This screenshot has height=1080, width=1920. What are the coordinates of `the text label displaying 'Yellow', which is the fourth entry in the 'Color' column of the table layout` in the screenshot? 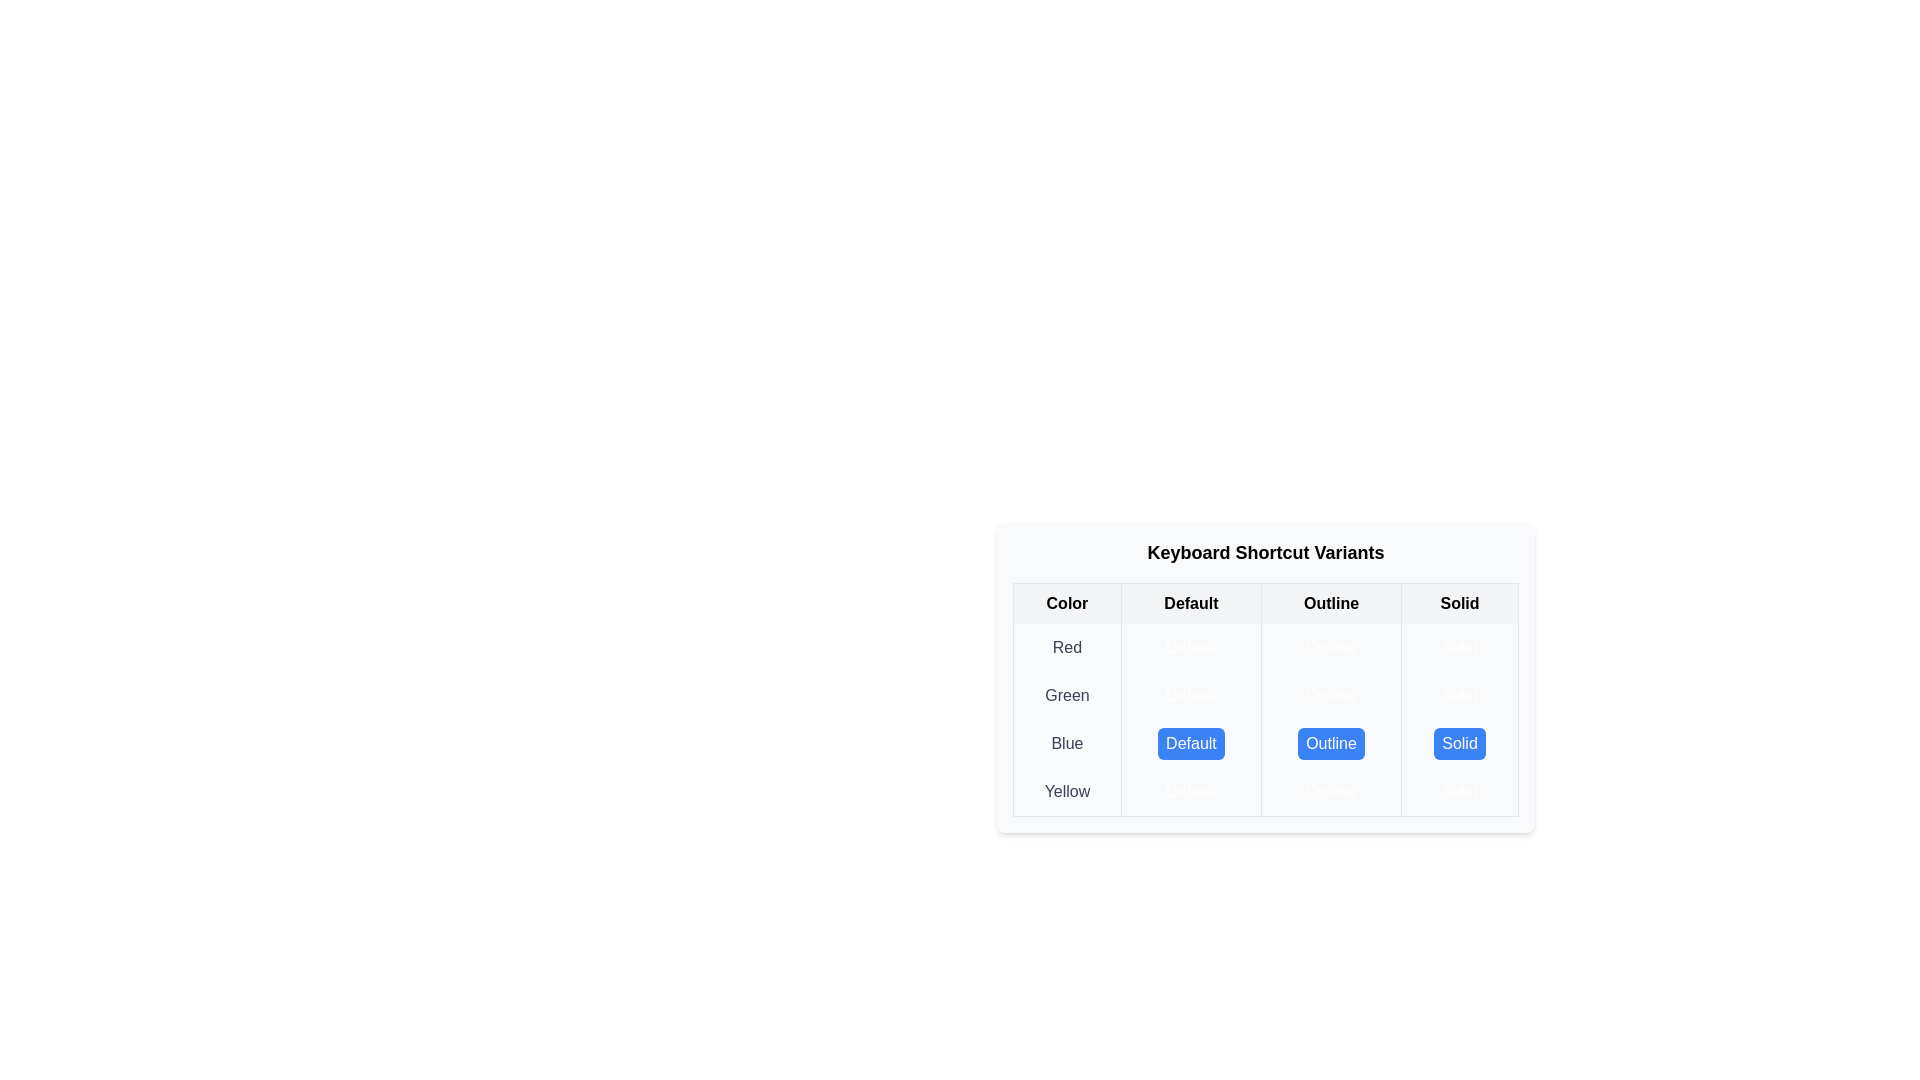 It's located at (1066, 791).